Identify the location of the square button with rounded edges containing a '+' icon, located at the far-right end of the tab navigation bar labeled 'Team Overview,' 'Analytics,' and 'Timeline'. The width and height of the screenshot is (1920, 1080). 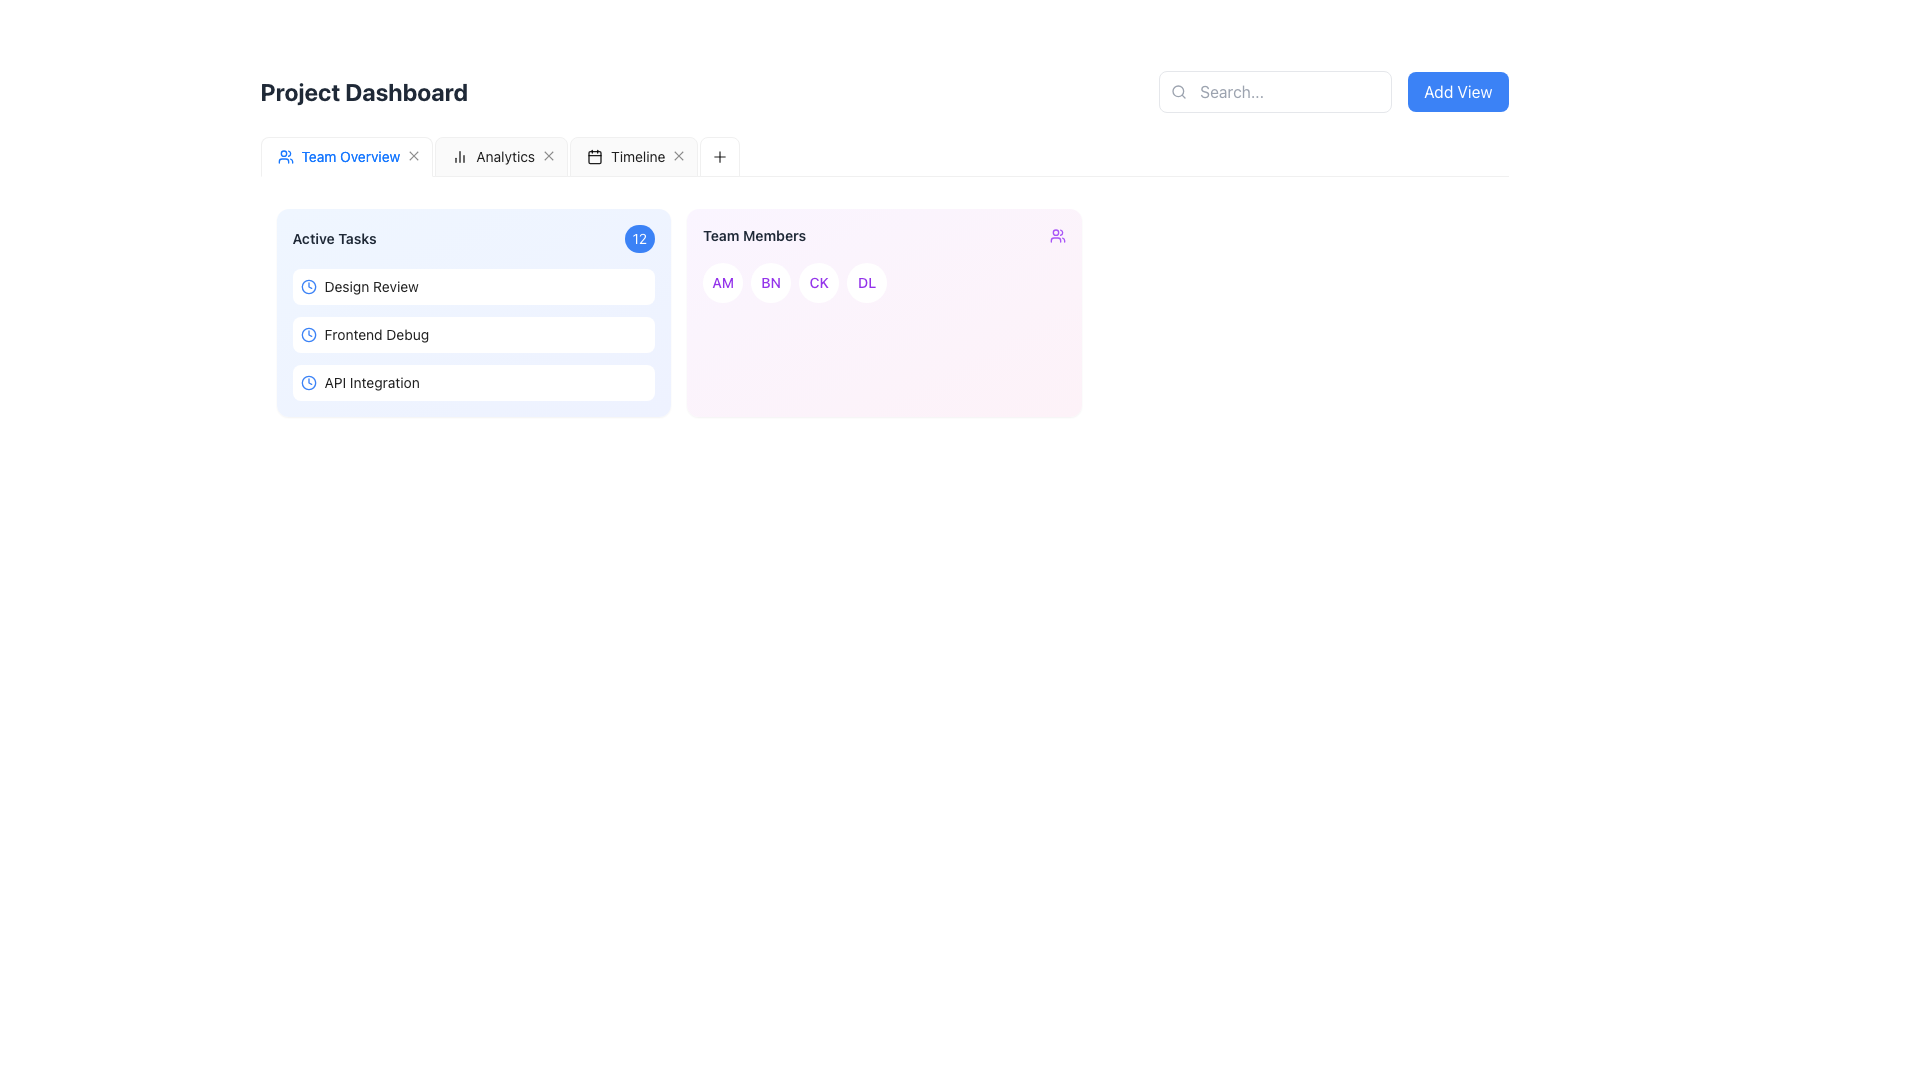
(720, 156).